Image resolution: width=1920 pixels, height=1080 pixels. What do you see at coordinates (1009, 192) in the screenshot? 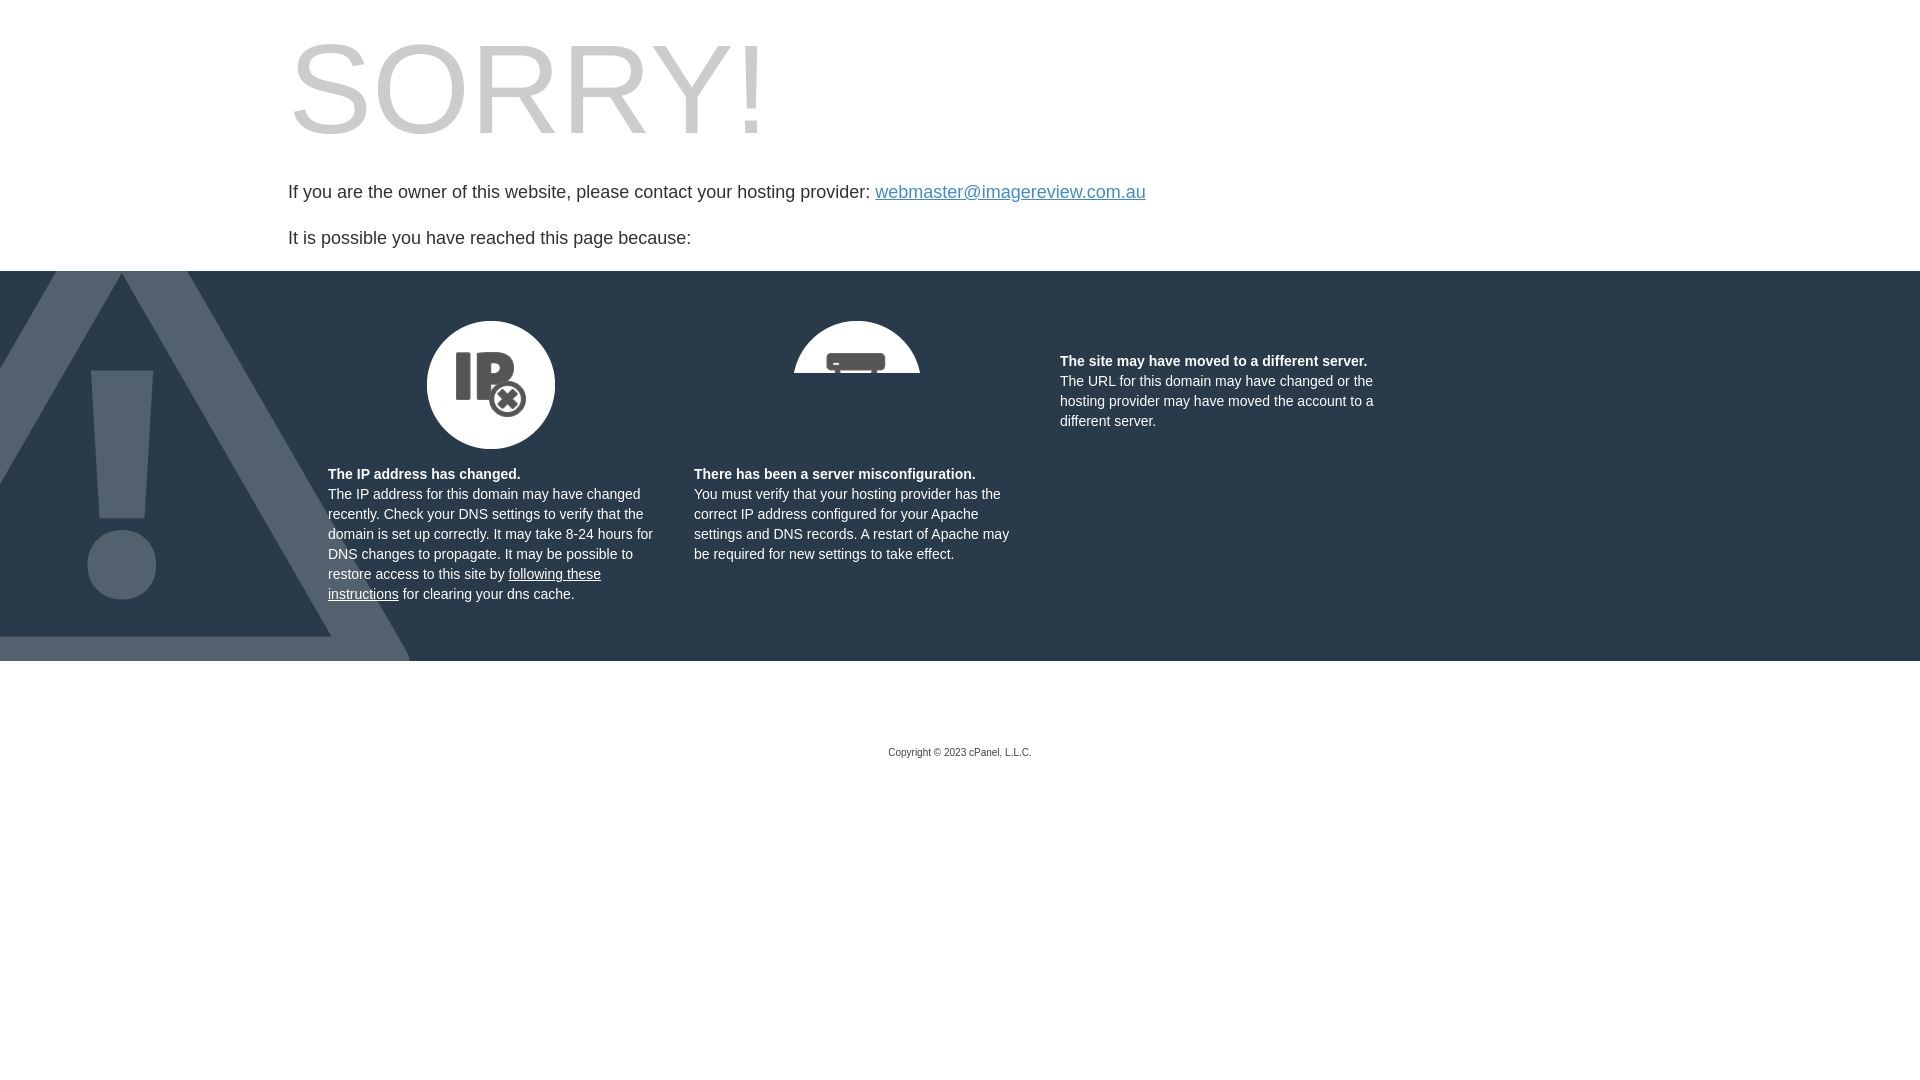
I see `'webmaster@imagereview.com.au'` at bounding box center [1009, 192].